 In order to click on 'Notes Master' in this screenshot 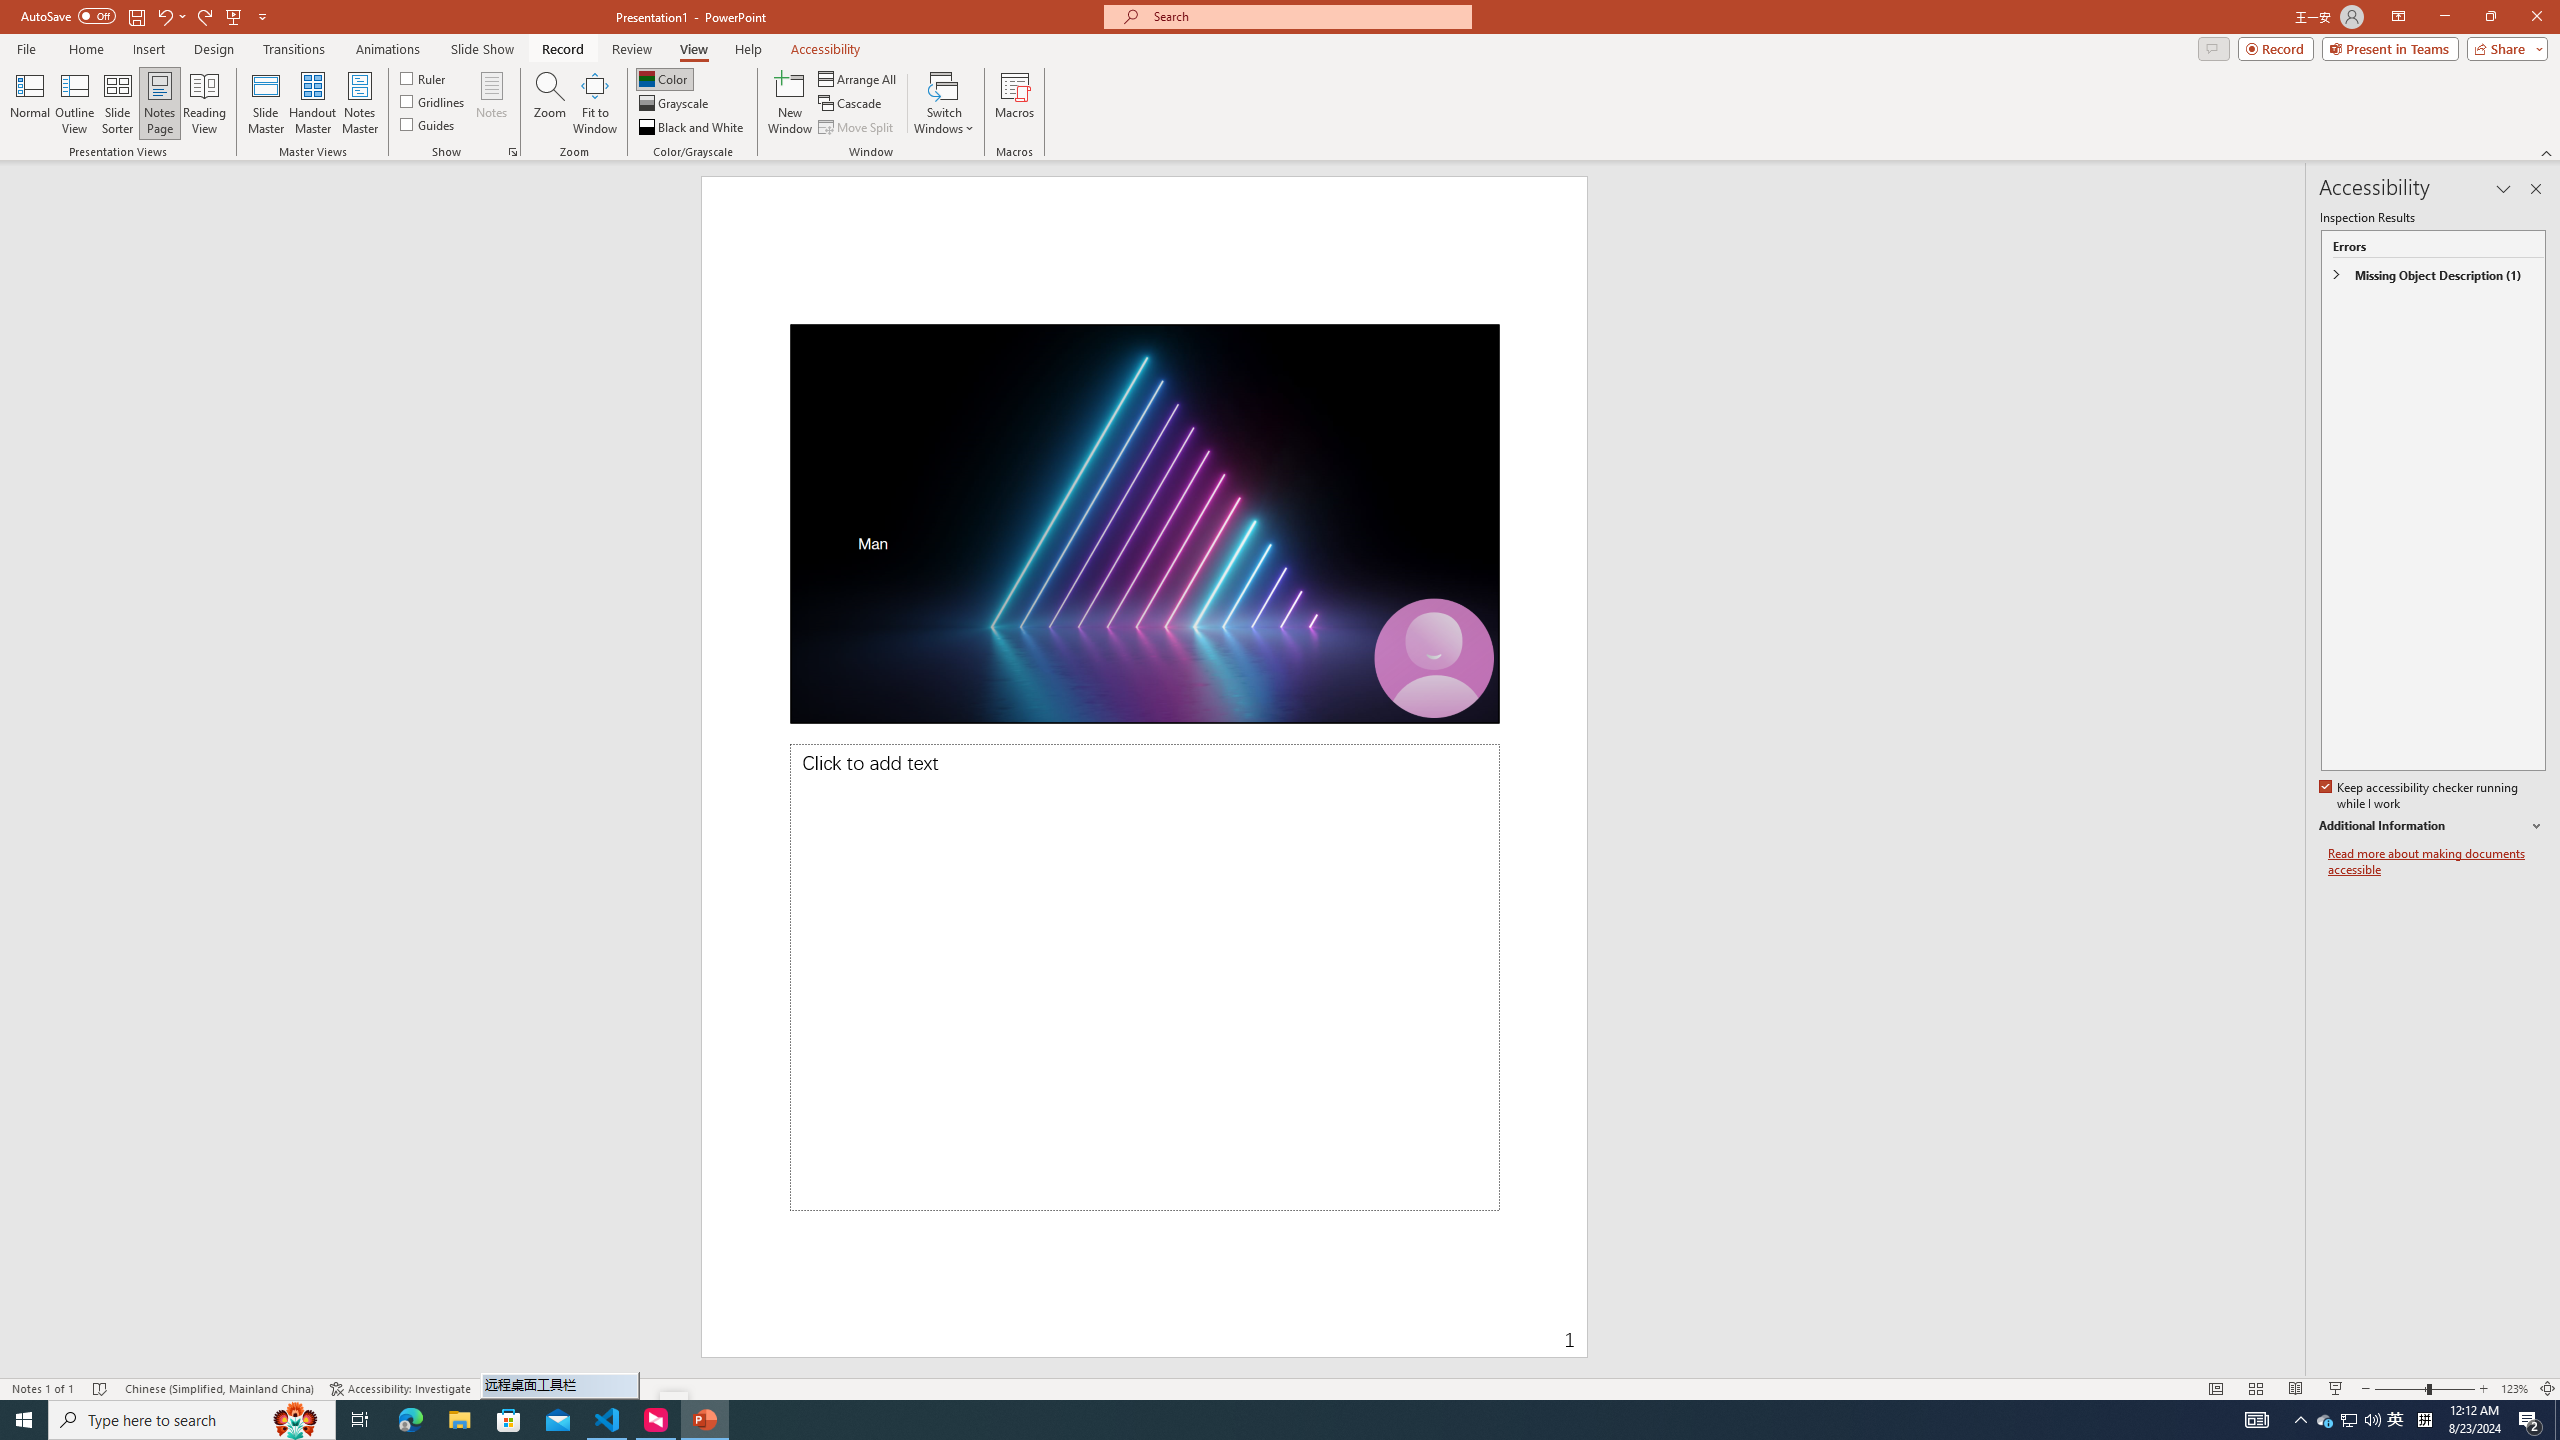, I will do `click(358, 103)`.